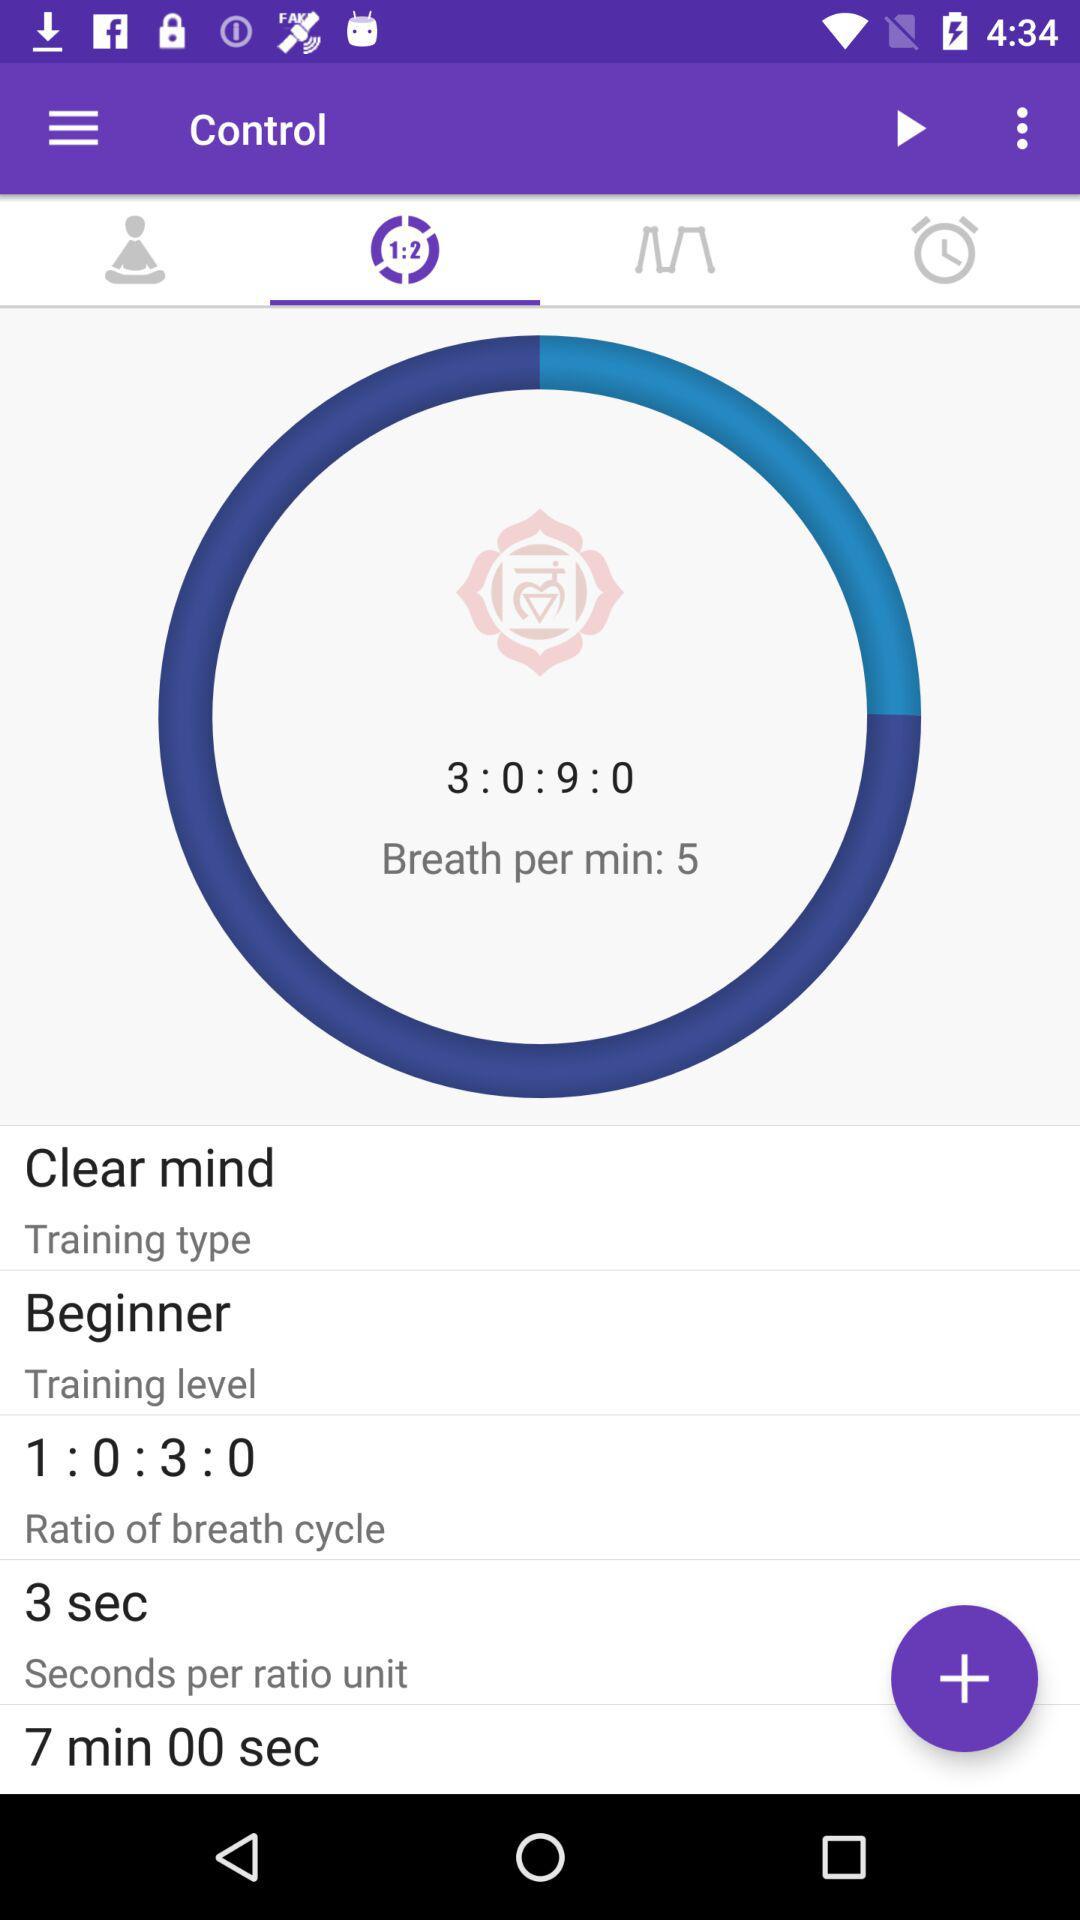 The width and height of the screenshot is (1080, 1920). What do you see at coordinates (540, 1743) in the screenshot?
I see `7 min 00` at bounding box center [540, 1743].